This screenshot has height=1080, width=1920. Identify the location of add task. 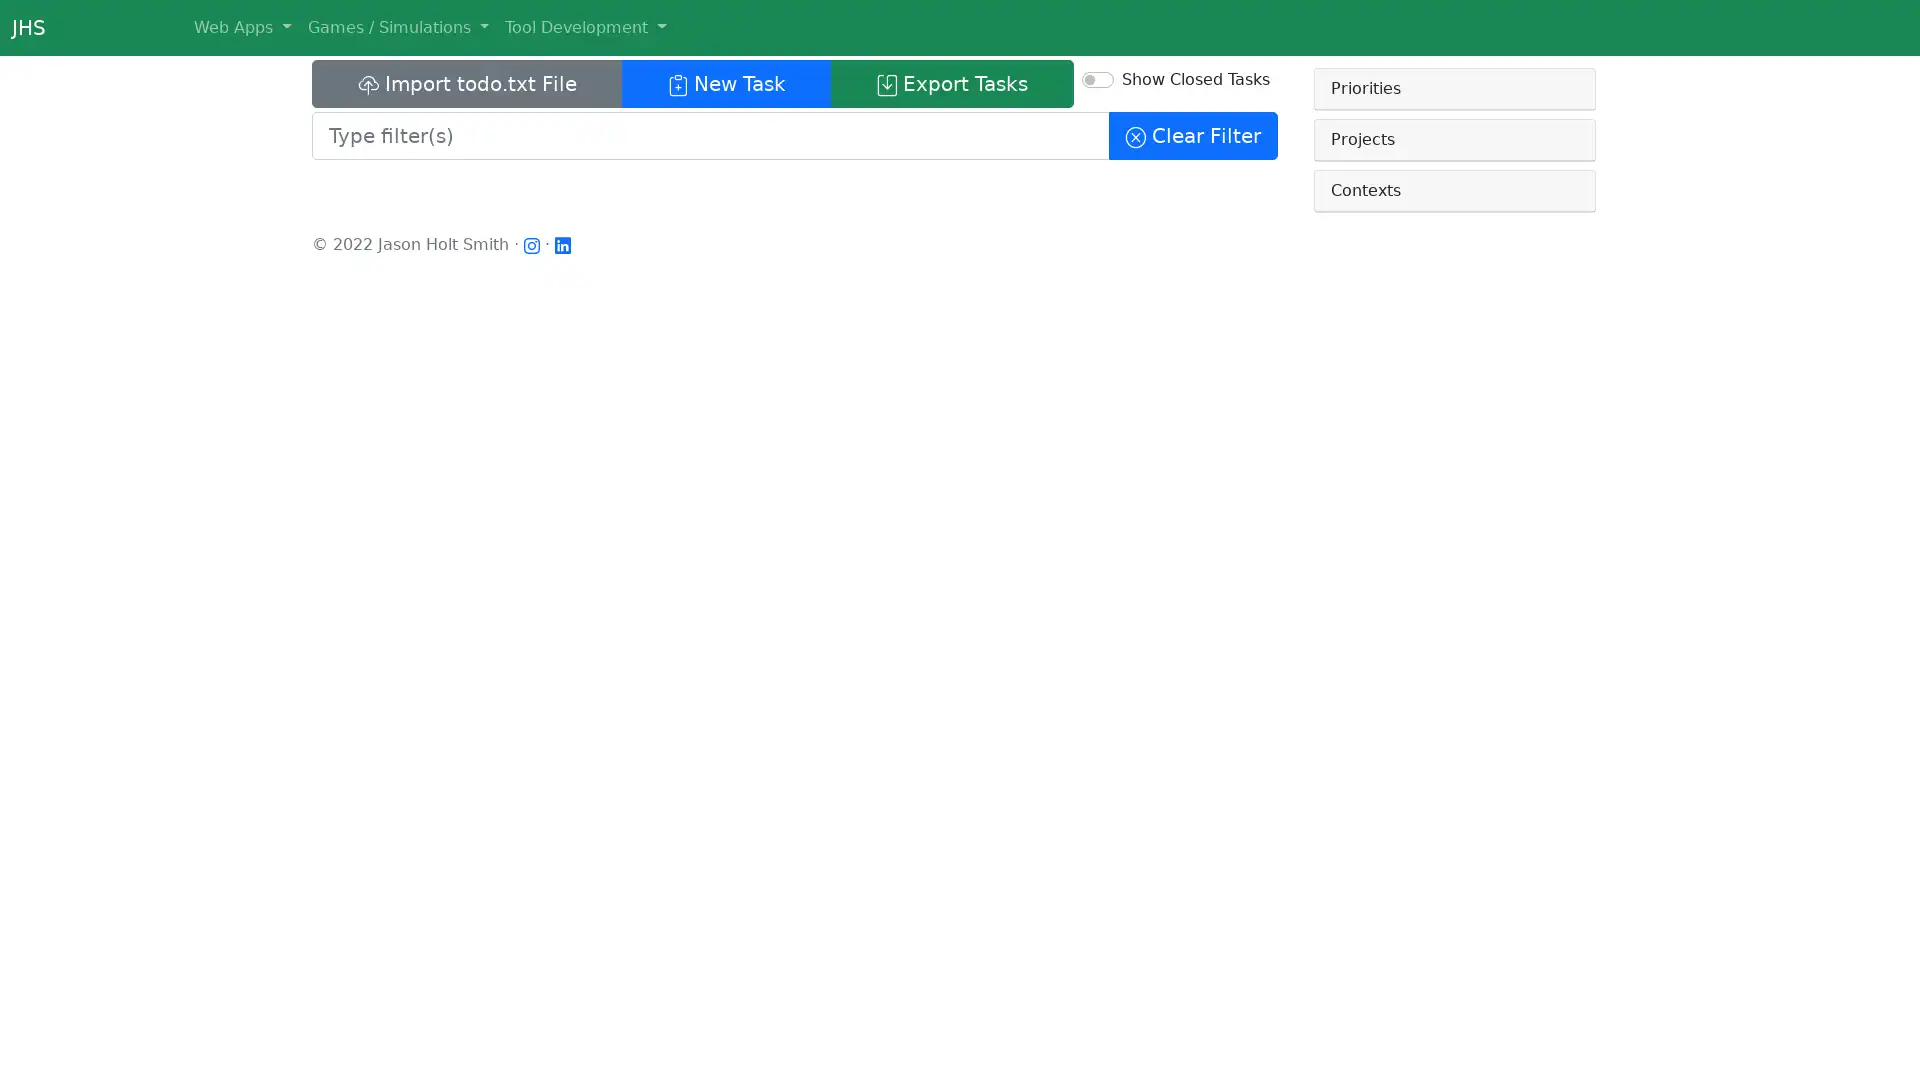
(725, 83).